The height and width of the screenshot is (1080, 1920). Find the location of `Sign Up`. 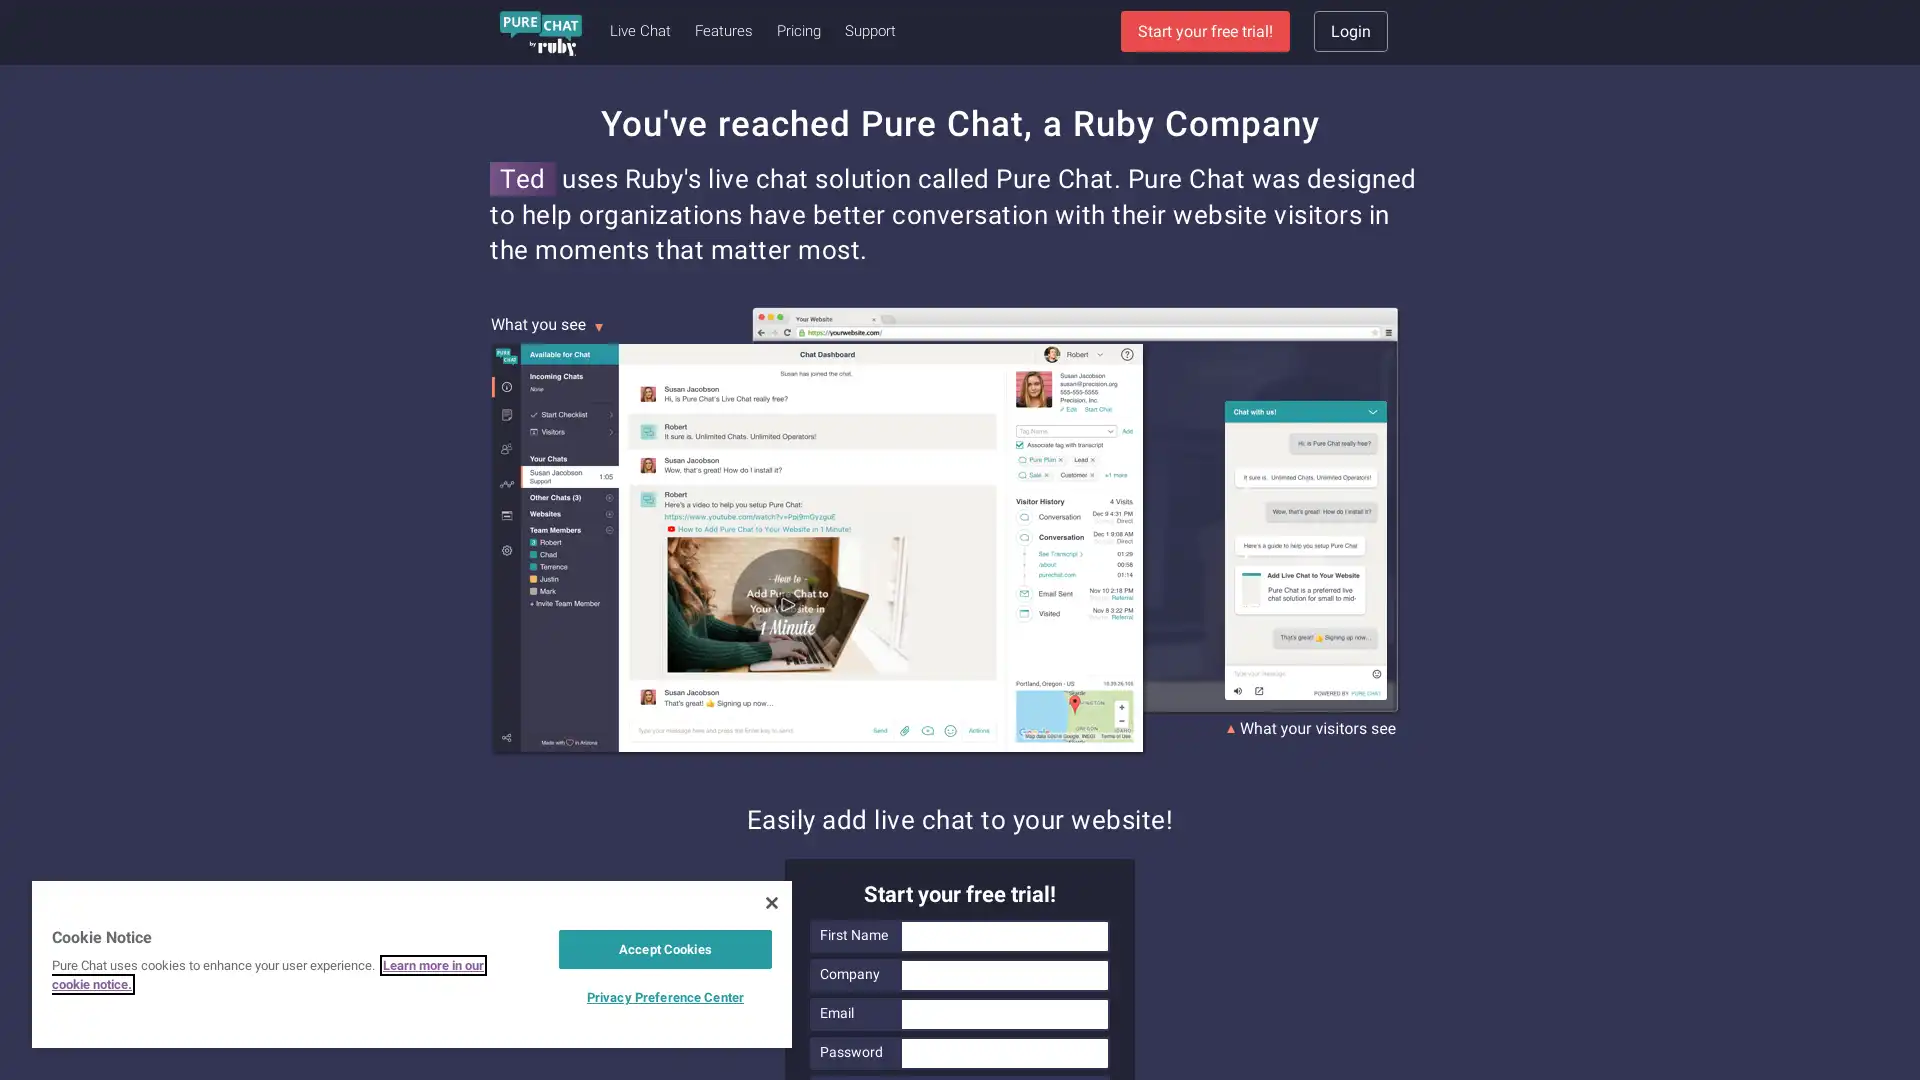

Sign Up is located at coordinates (958, 204).